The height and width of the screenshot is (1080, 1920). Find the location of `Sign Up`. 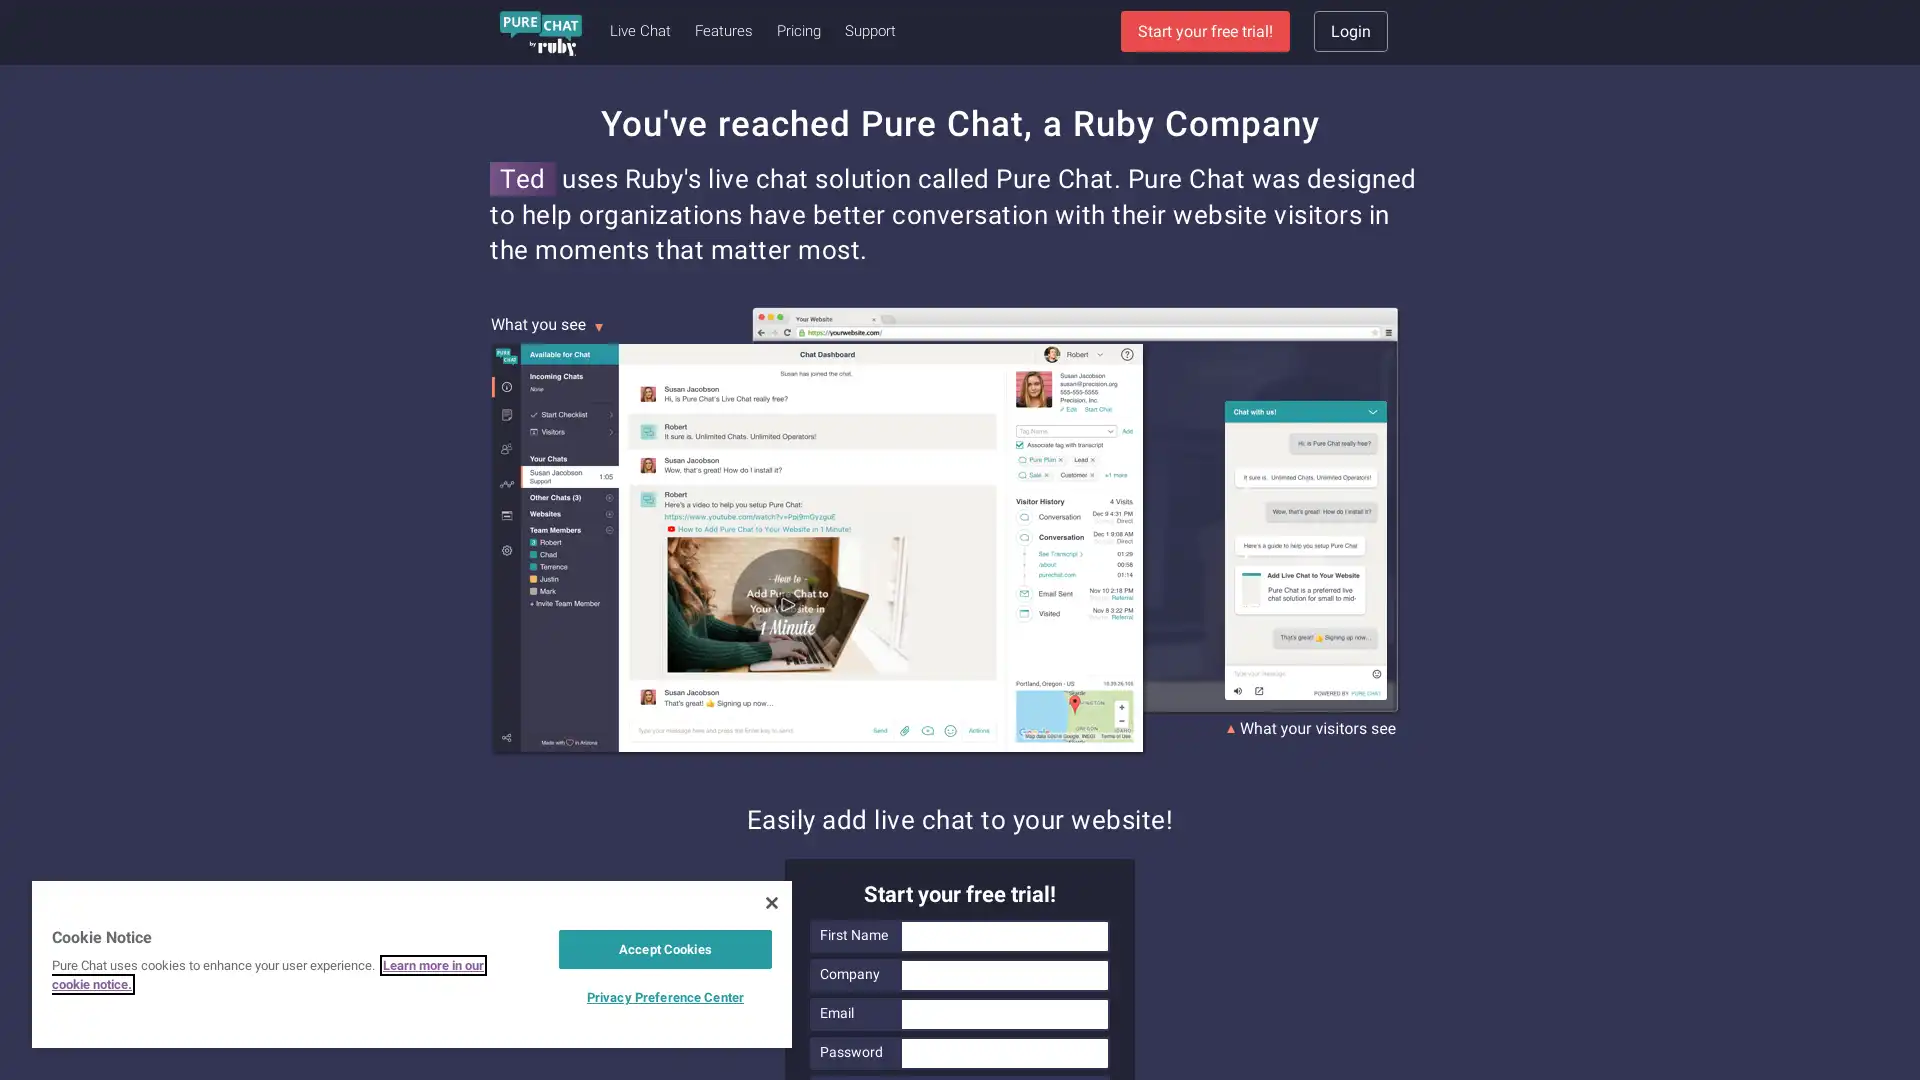

Sign Up is located at coordinates (958, 204).